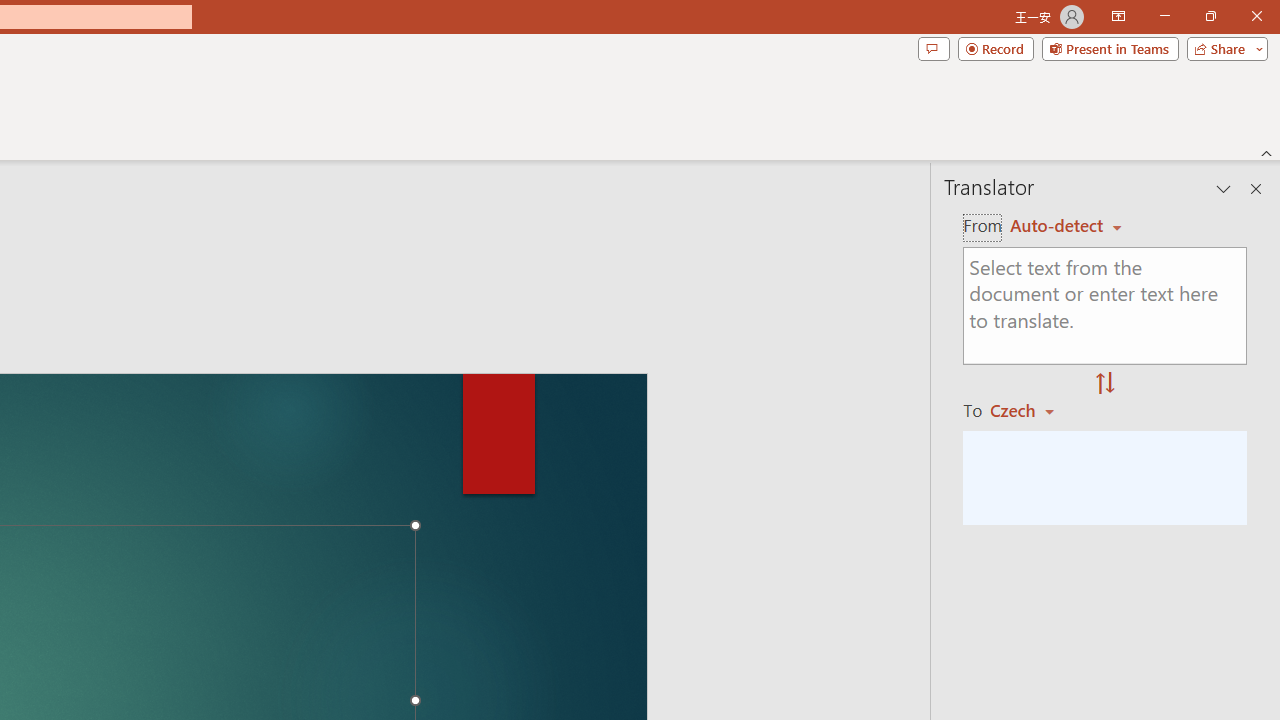 The image size is (1280, 720). Describe the element at coordinates (1209, 16) in the screenshot. I see `'Restore Down'` at that location.